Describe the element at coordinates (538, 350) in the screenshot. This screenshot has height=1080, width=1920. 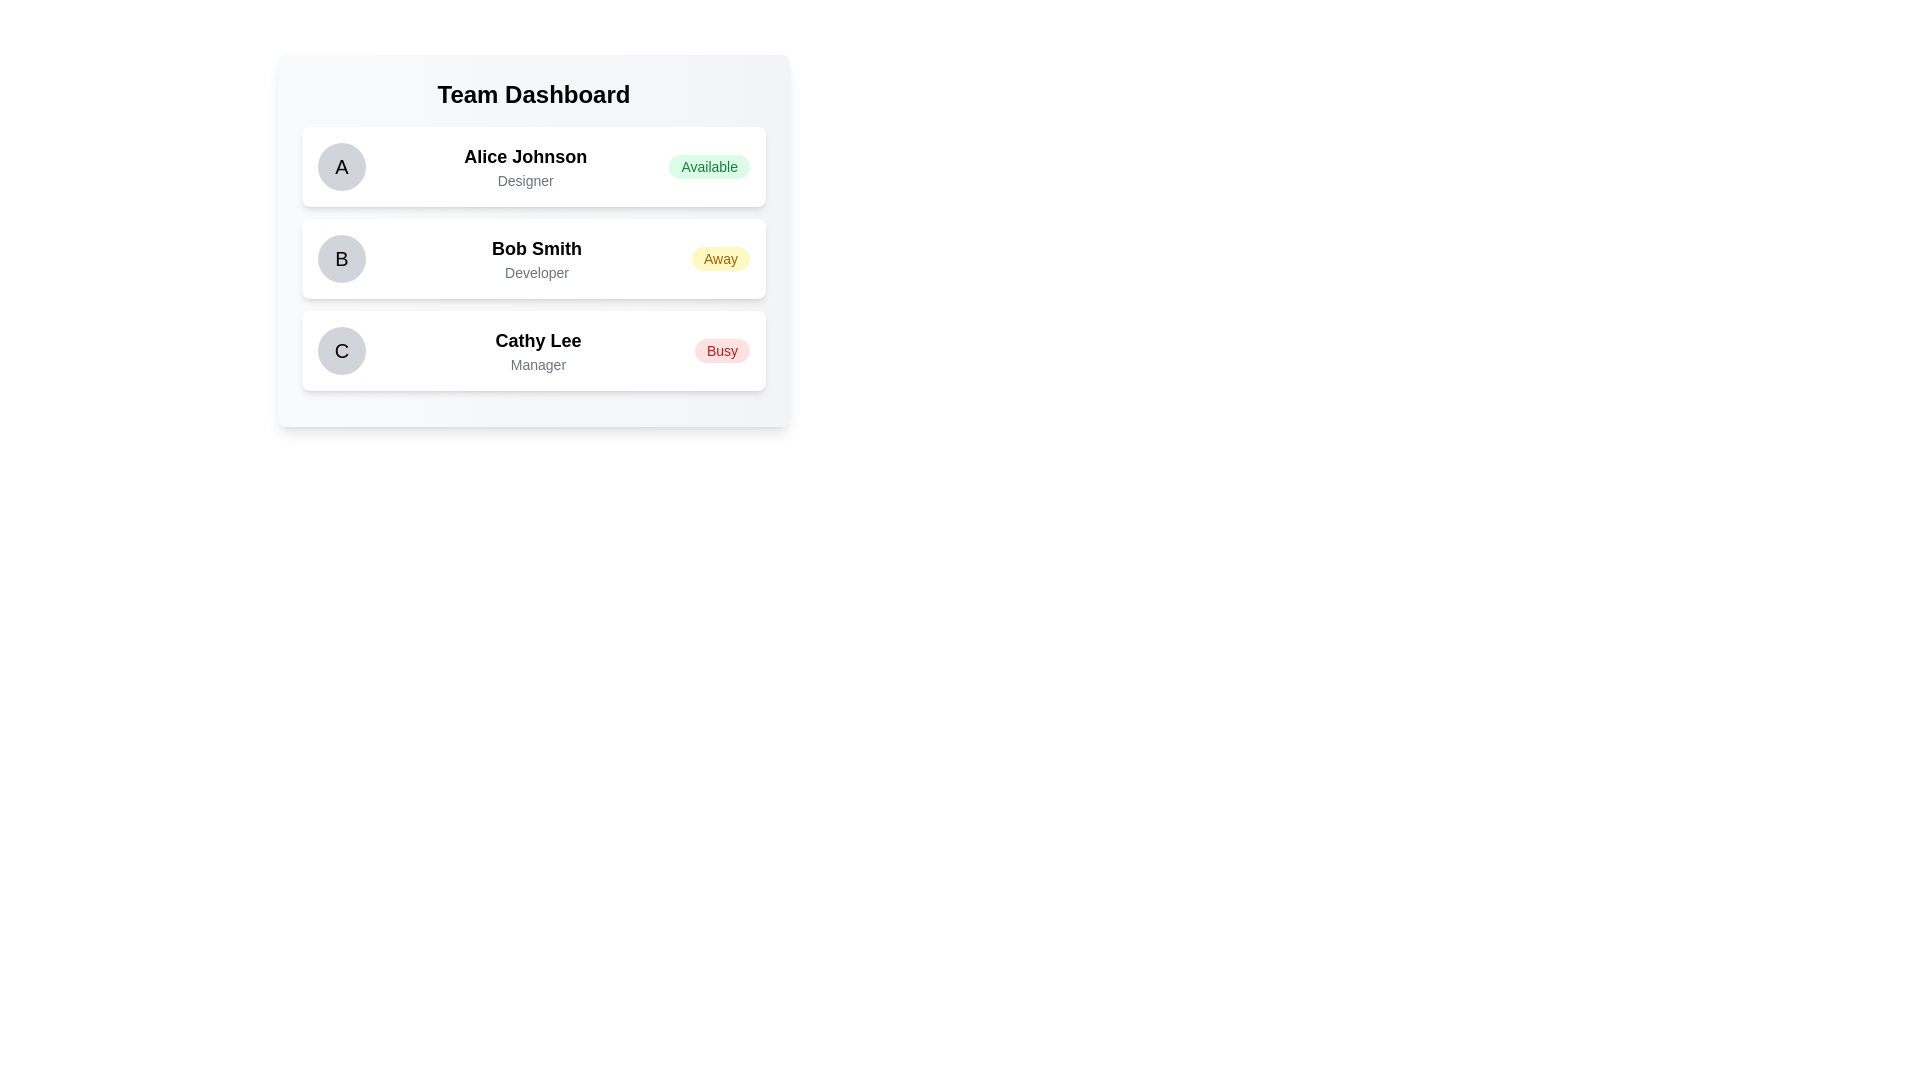
I see `the Text Label that provides the name and role of a team member, located in the third card of the vertical list, positioned below 'Bob Smith' and aligned with the circular avatar marked 'C' and the 'Busy' status indicator` at that location.